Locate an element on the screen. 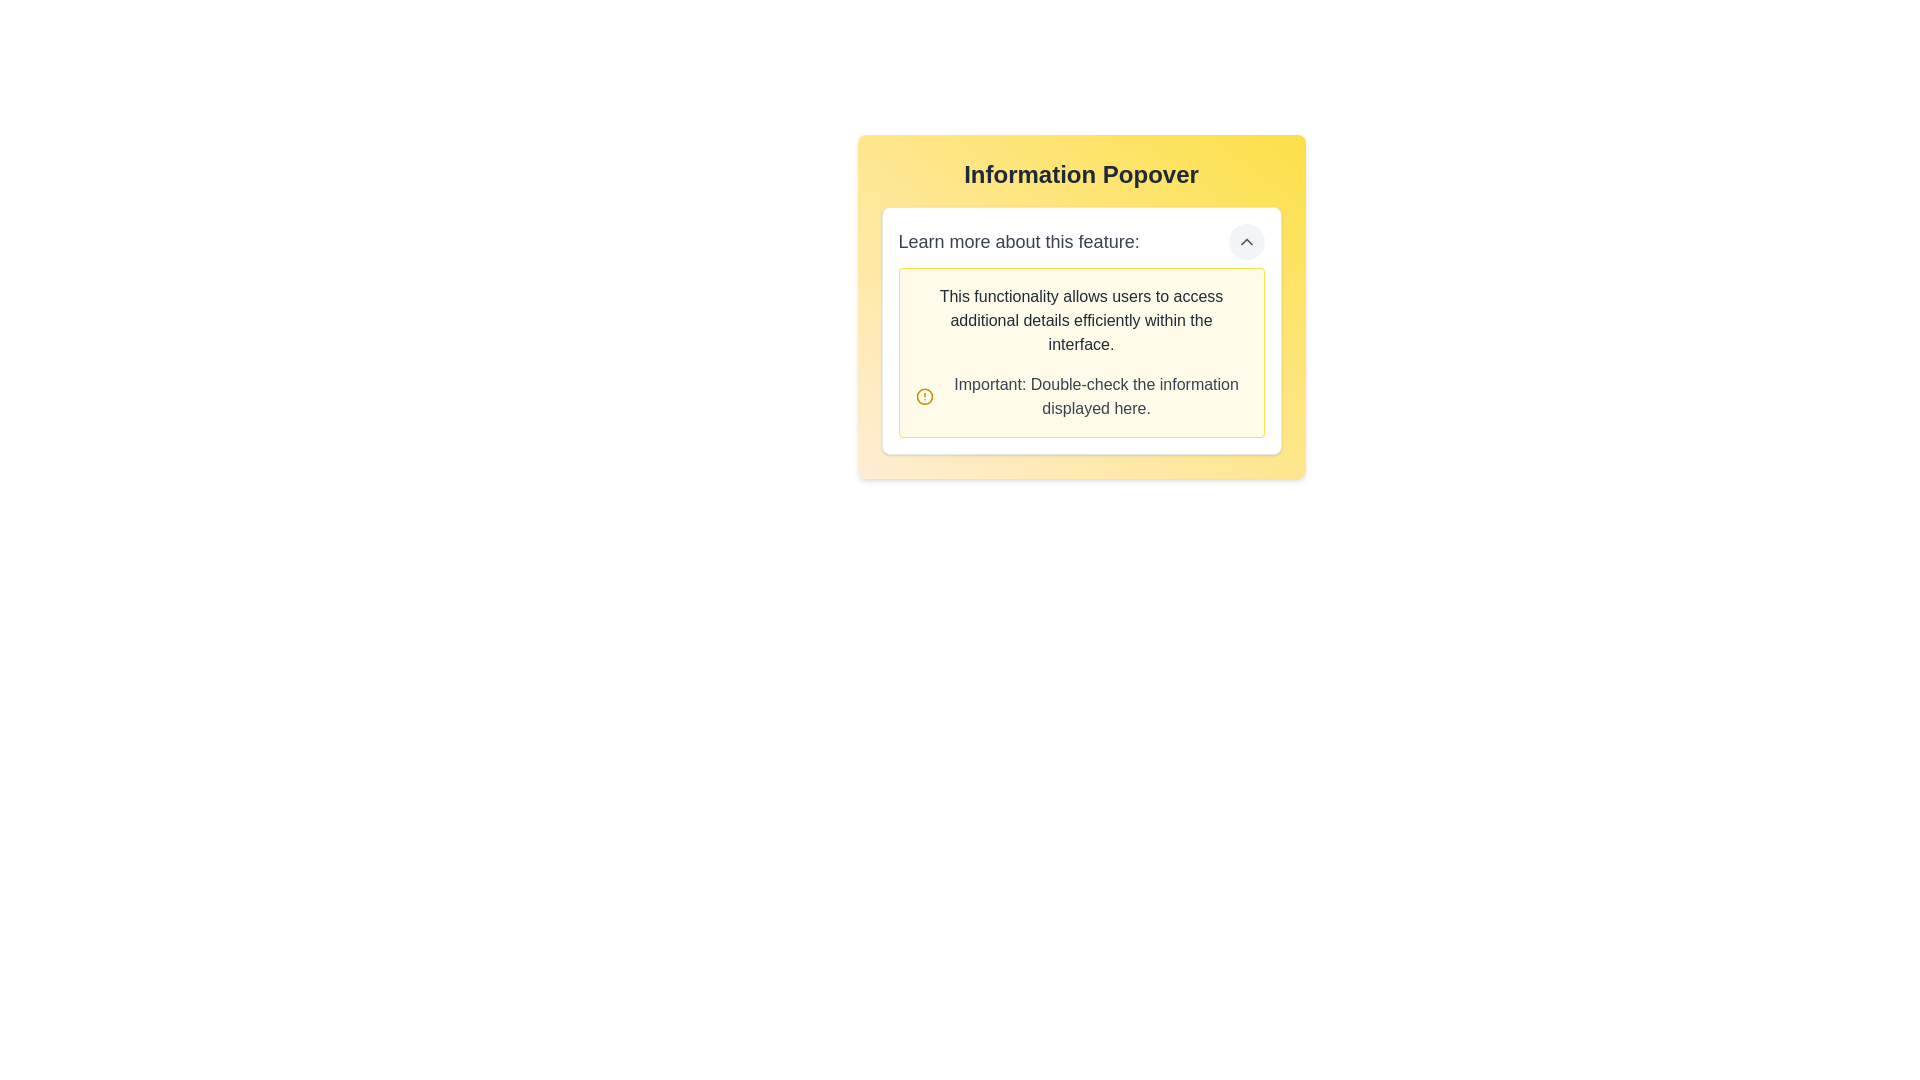  the graphical caution icon (circle) located within the yellow alert icon on the right-hand side of the 'Information Popover' in the main interface is located at coordinates (923, 397).